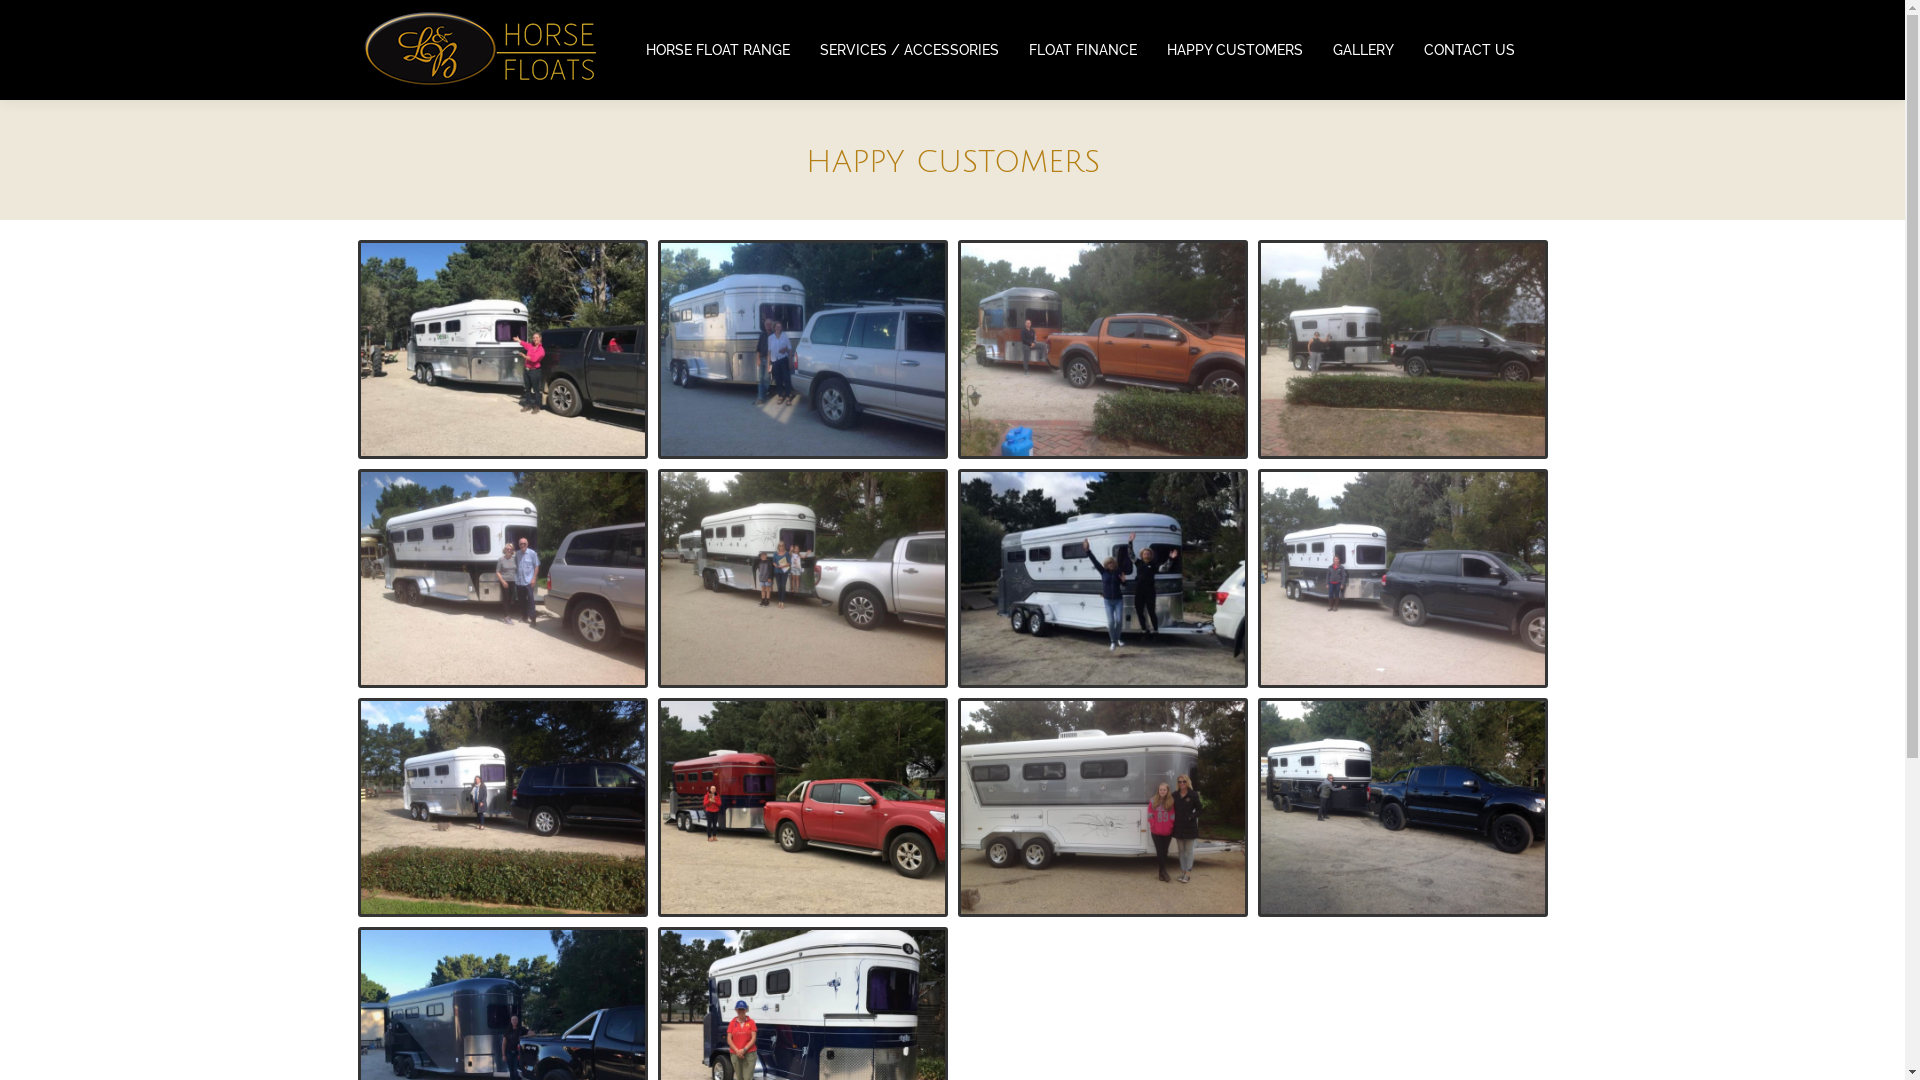 This screenshot has height=1080, width=1920. What do you see at coordinates (1468, 49) in the screenshot?
I see `'CONTACT US'` at bounding box center [1468, 49].